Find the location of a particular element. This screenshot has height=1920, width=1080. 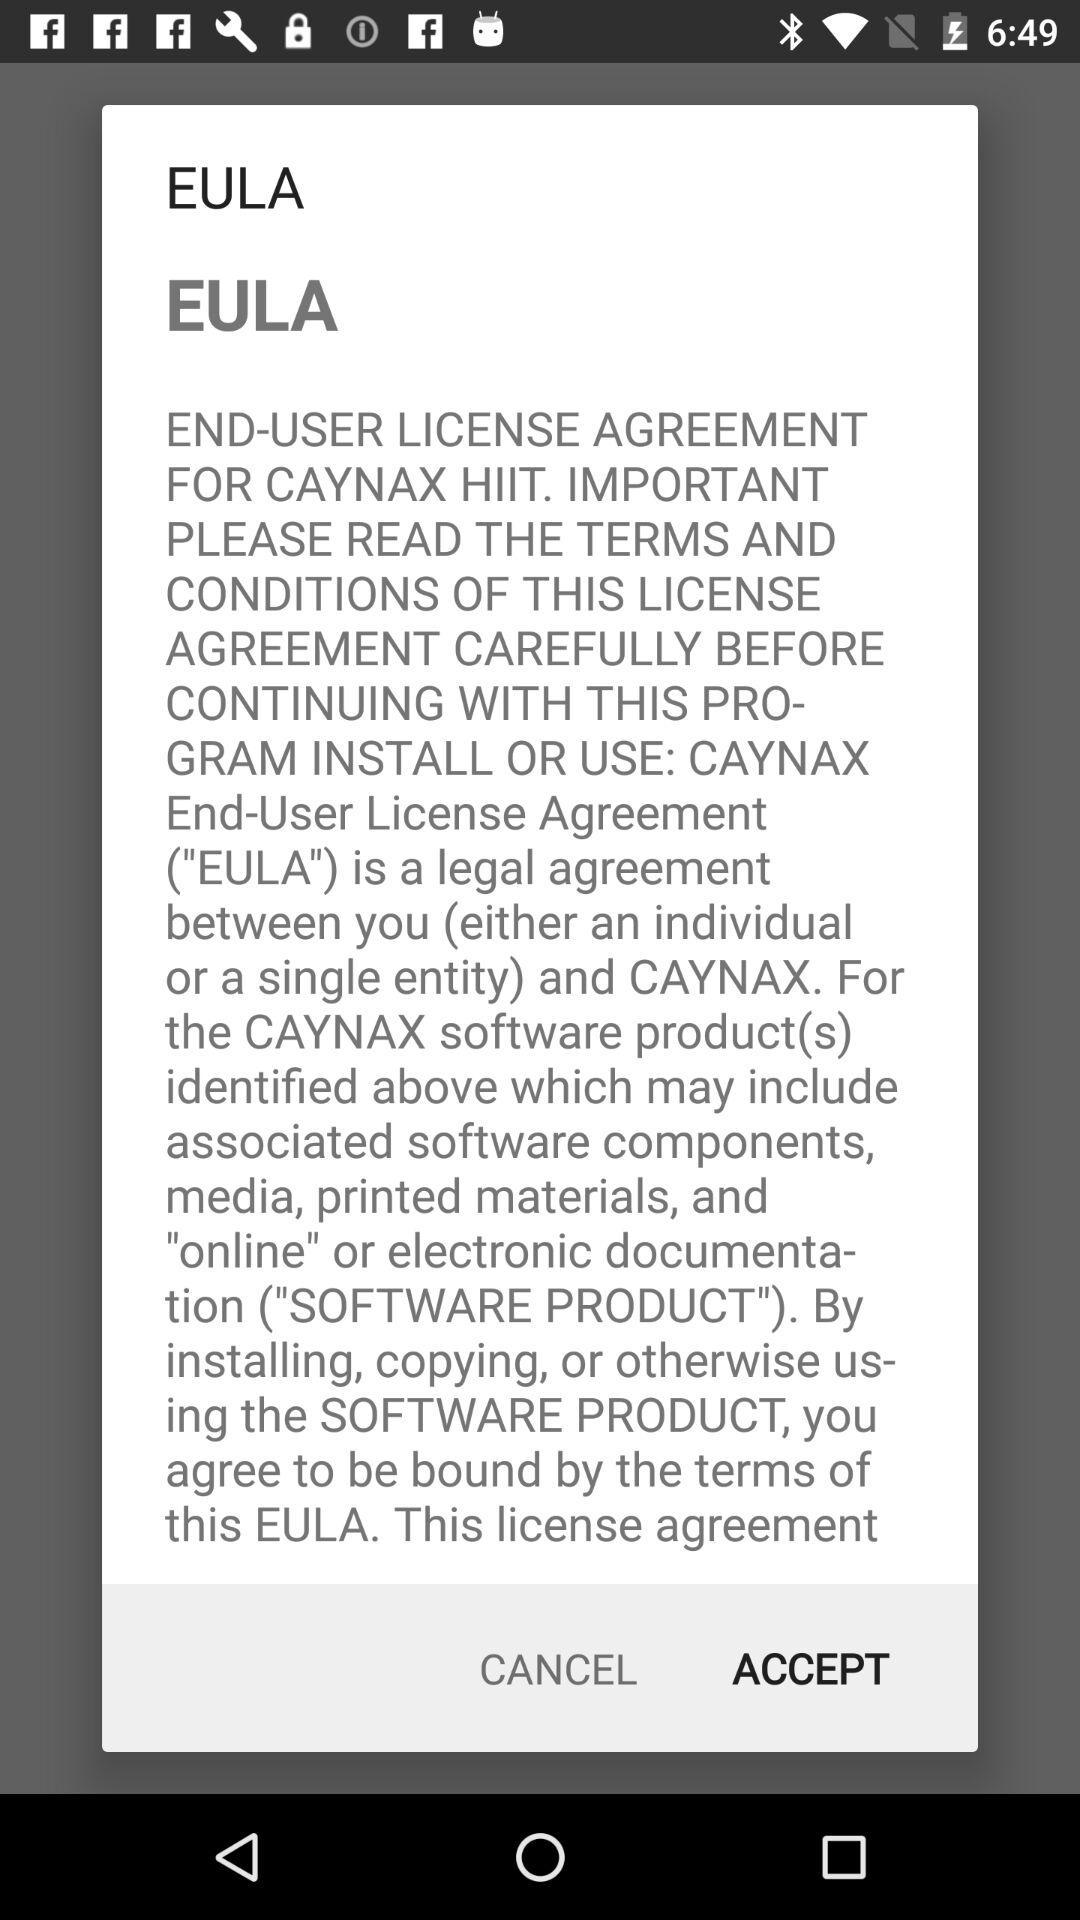

the item below the eula end user app is located at coordinates (558, 1668).